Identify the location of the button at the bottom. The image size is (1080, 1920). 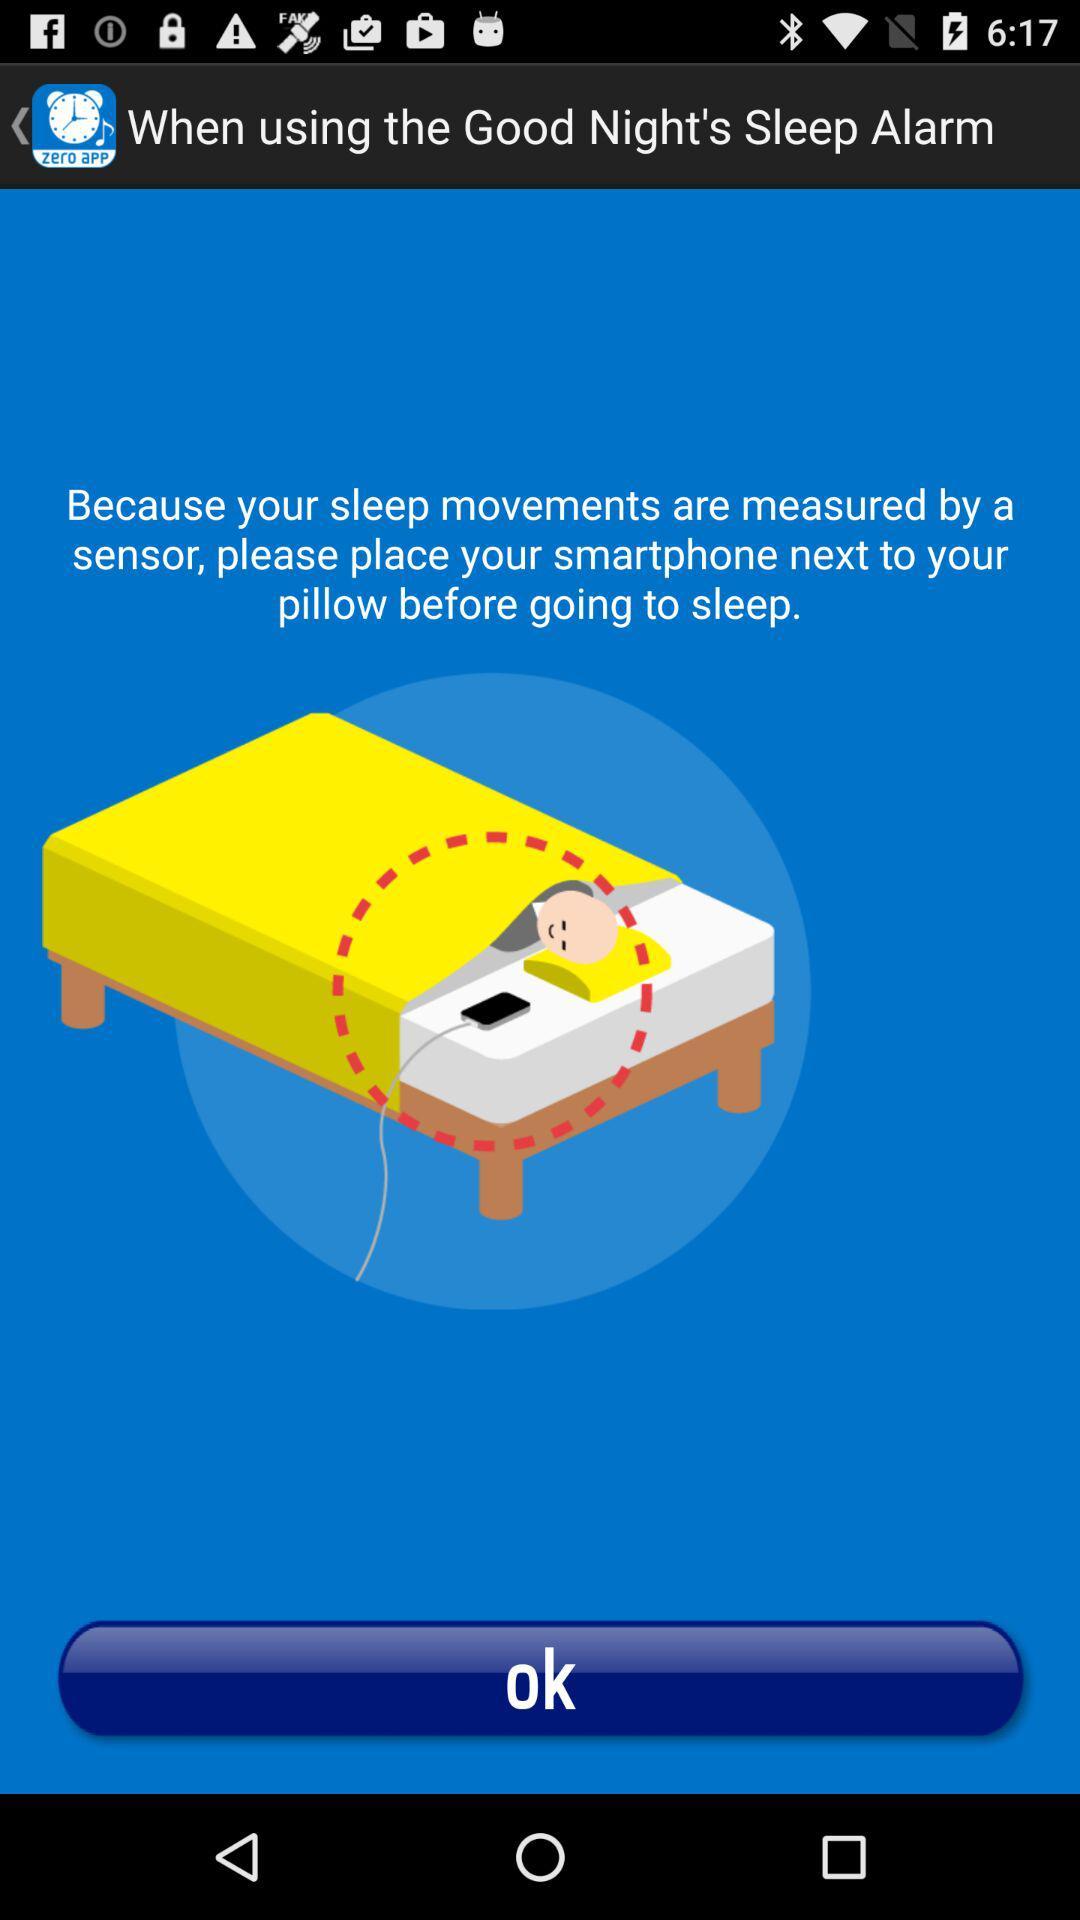
(540, 1677).